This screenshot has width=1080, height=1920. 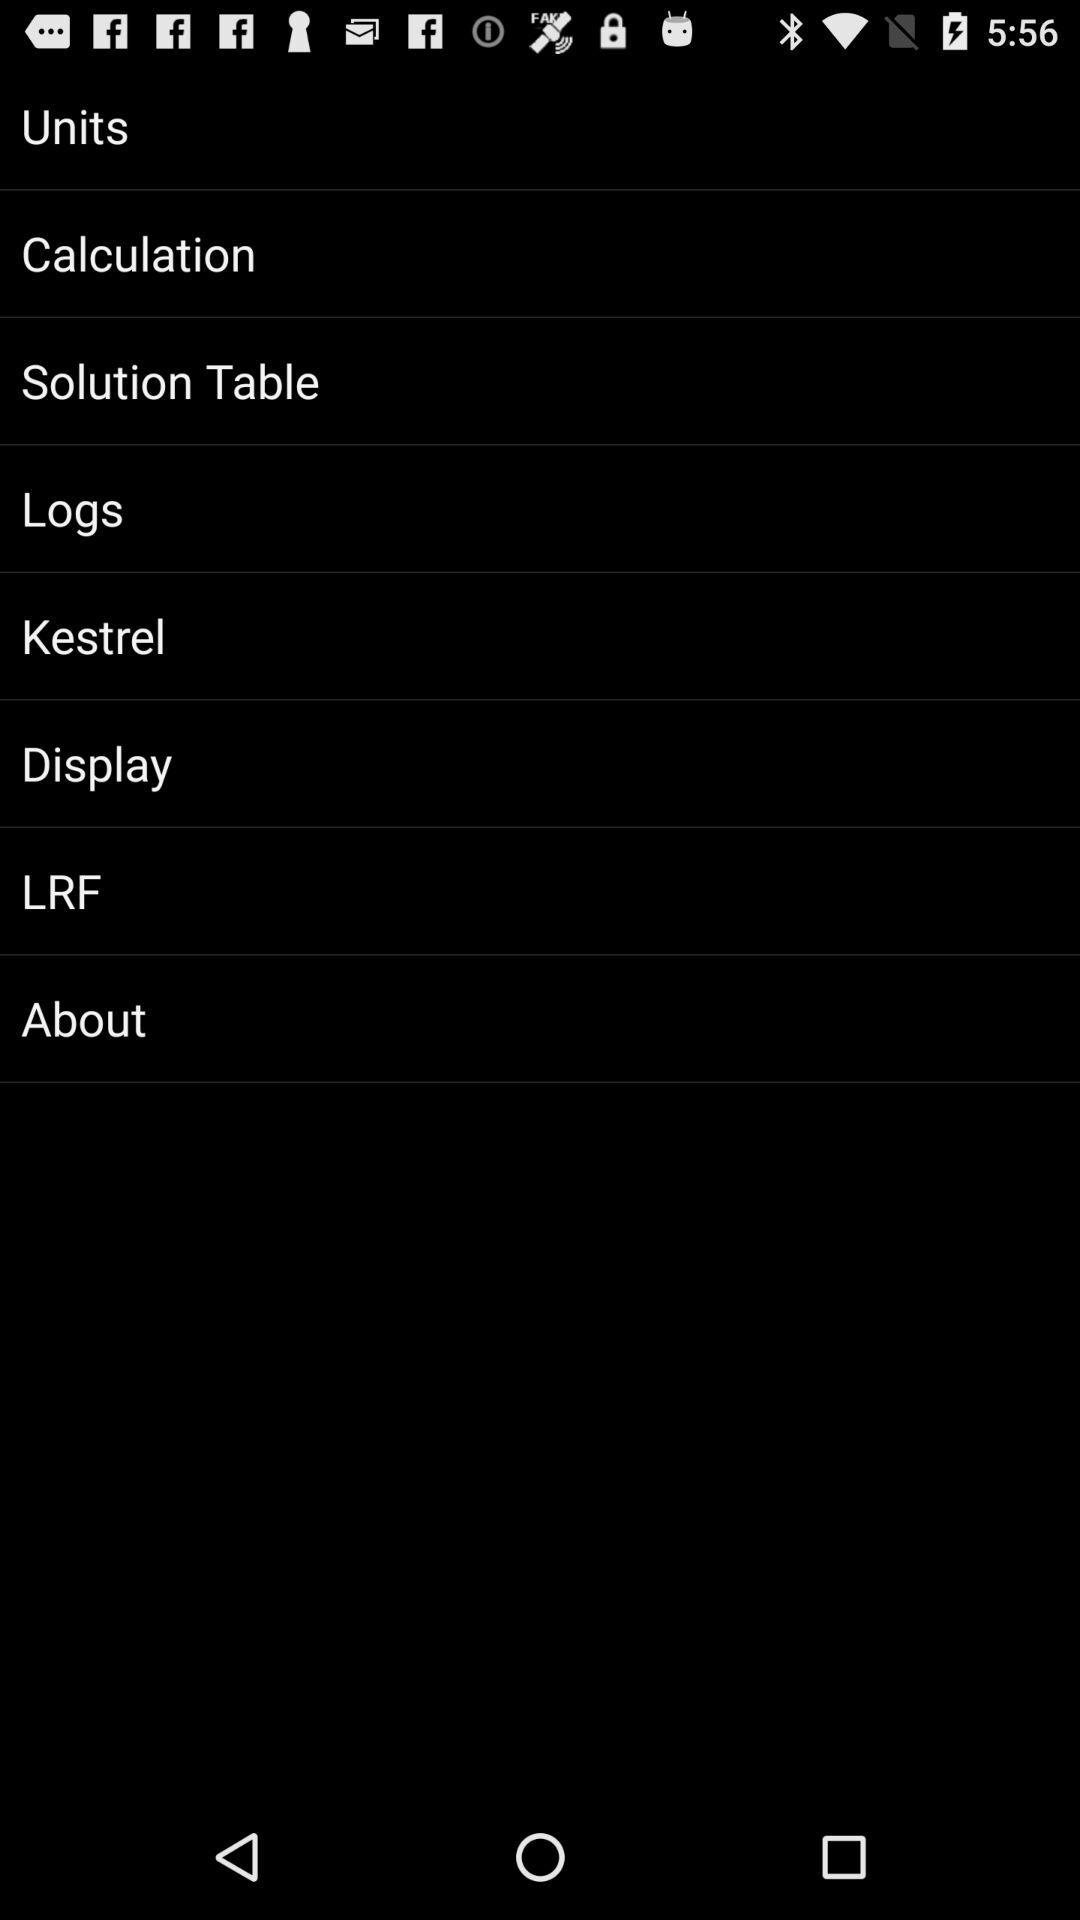 What do you see at coordinates (540, 634) in the screenshot?
I see `the icon below the logs app` at bounding box center [540, 634].